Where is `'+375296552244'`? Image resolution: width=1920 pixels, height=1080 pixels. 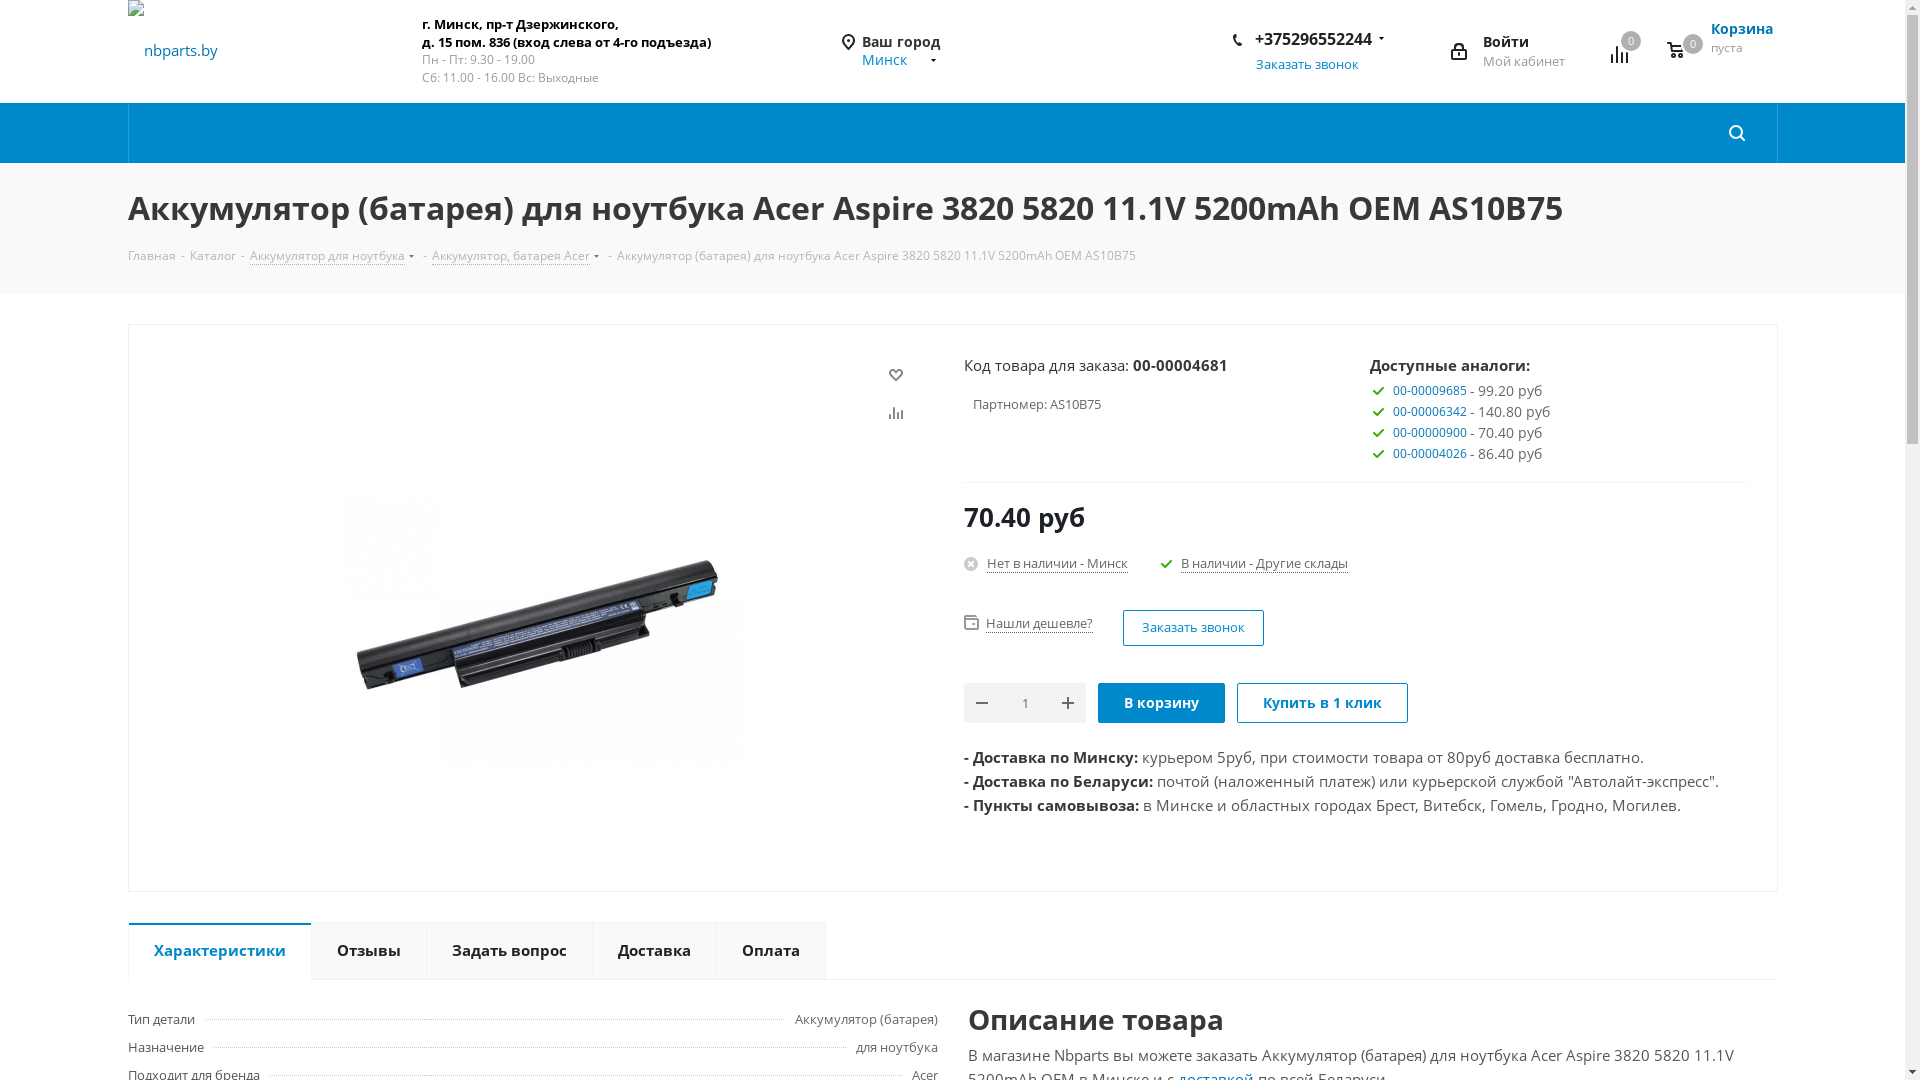
'+375296552244' is located at coordinates (1312, 38).